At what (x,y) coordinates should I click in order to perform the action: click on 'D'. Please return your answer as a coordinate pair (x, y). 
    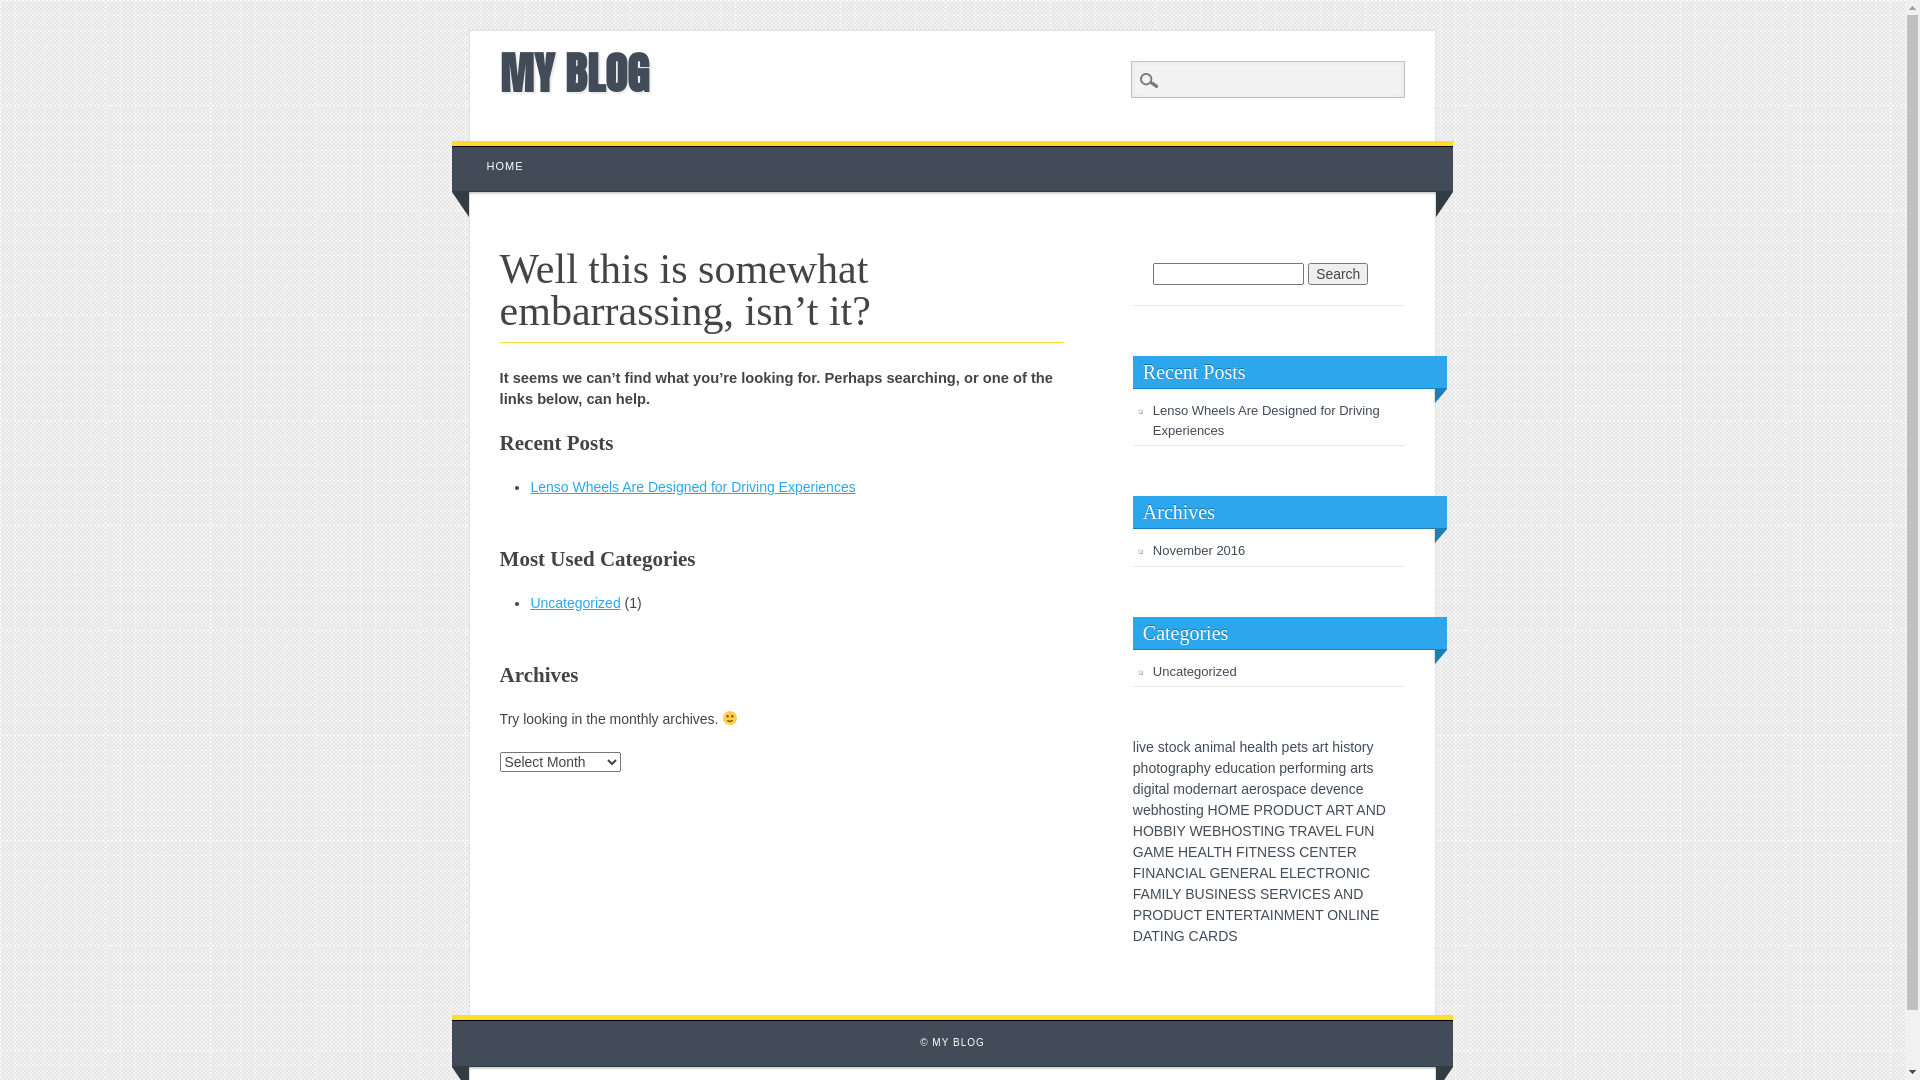
    Looking at the image, I should click on (1132, 936).